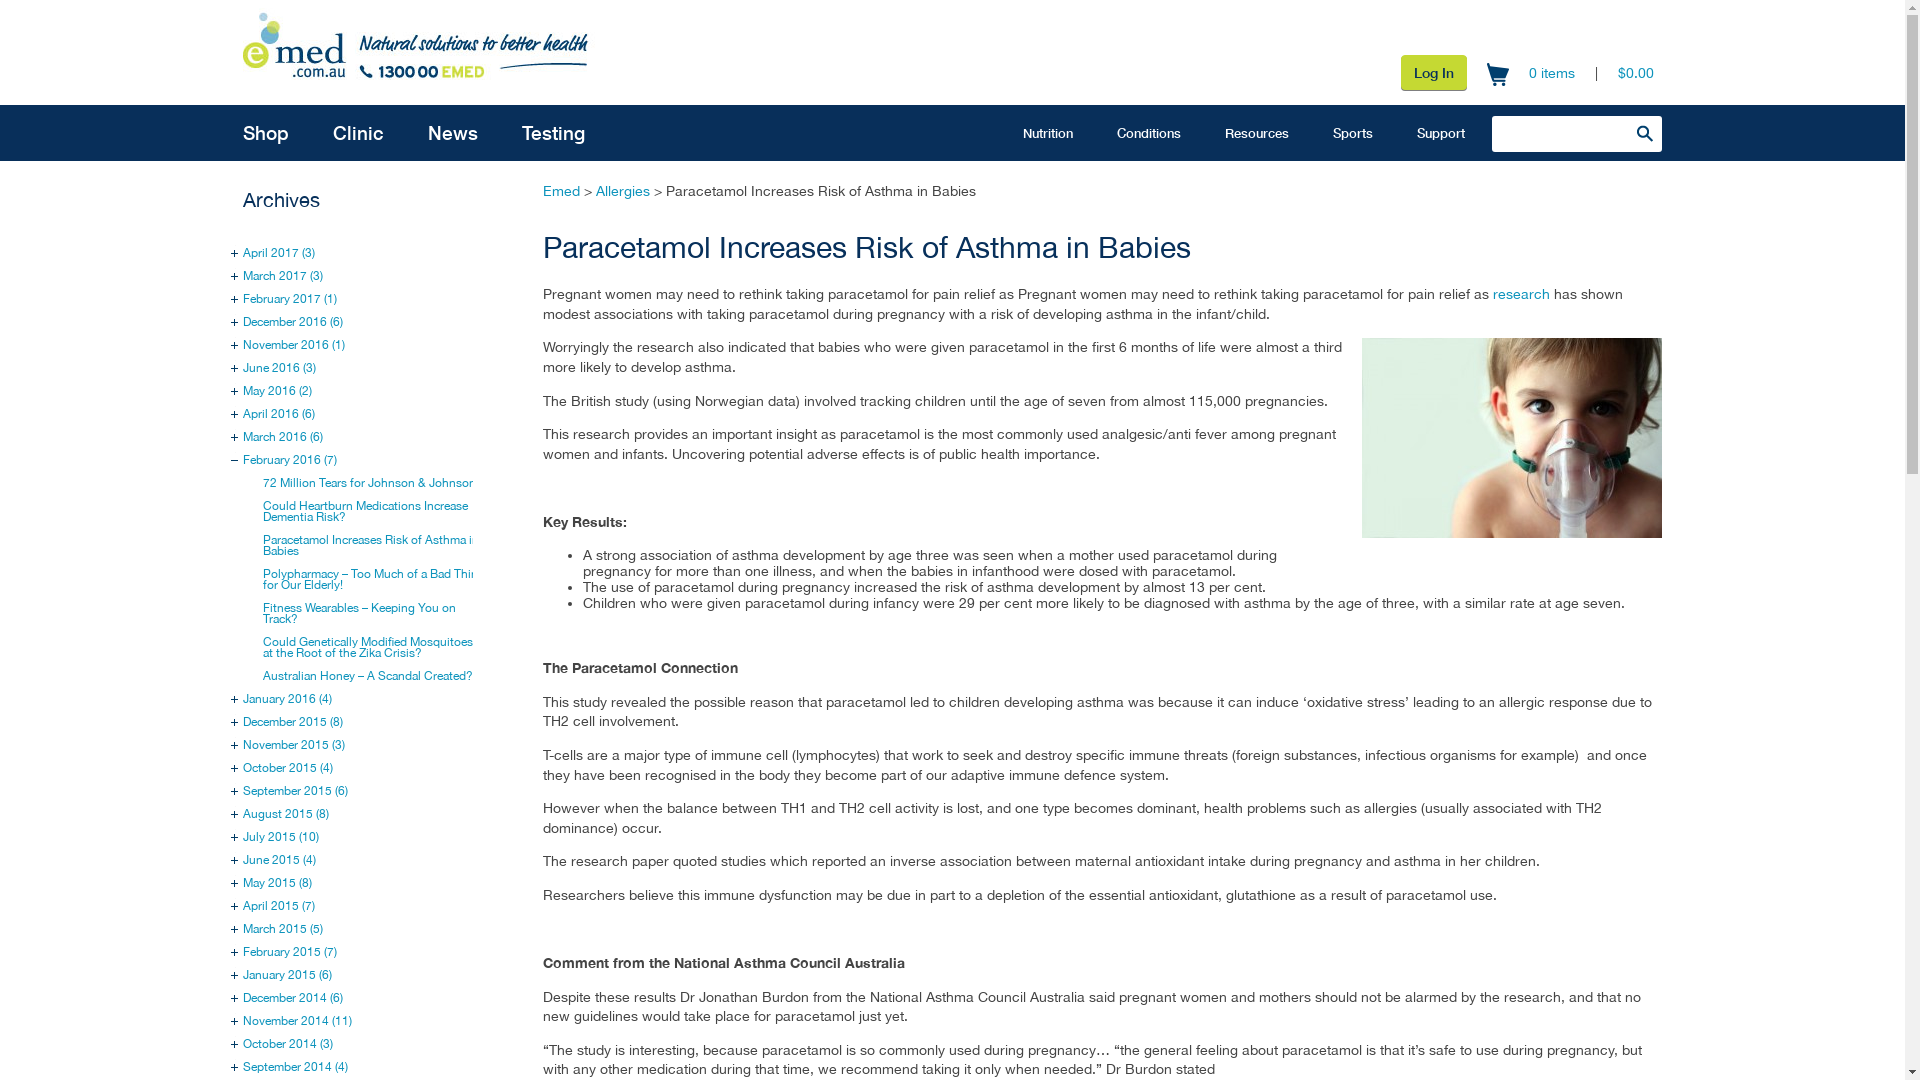  Describe the element at coordinates (1433, 71) in the screenshot. I see `'Log In'` at that location.